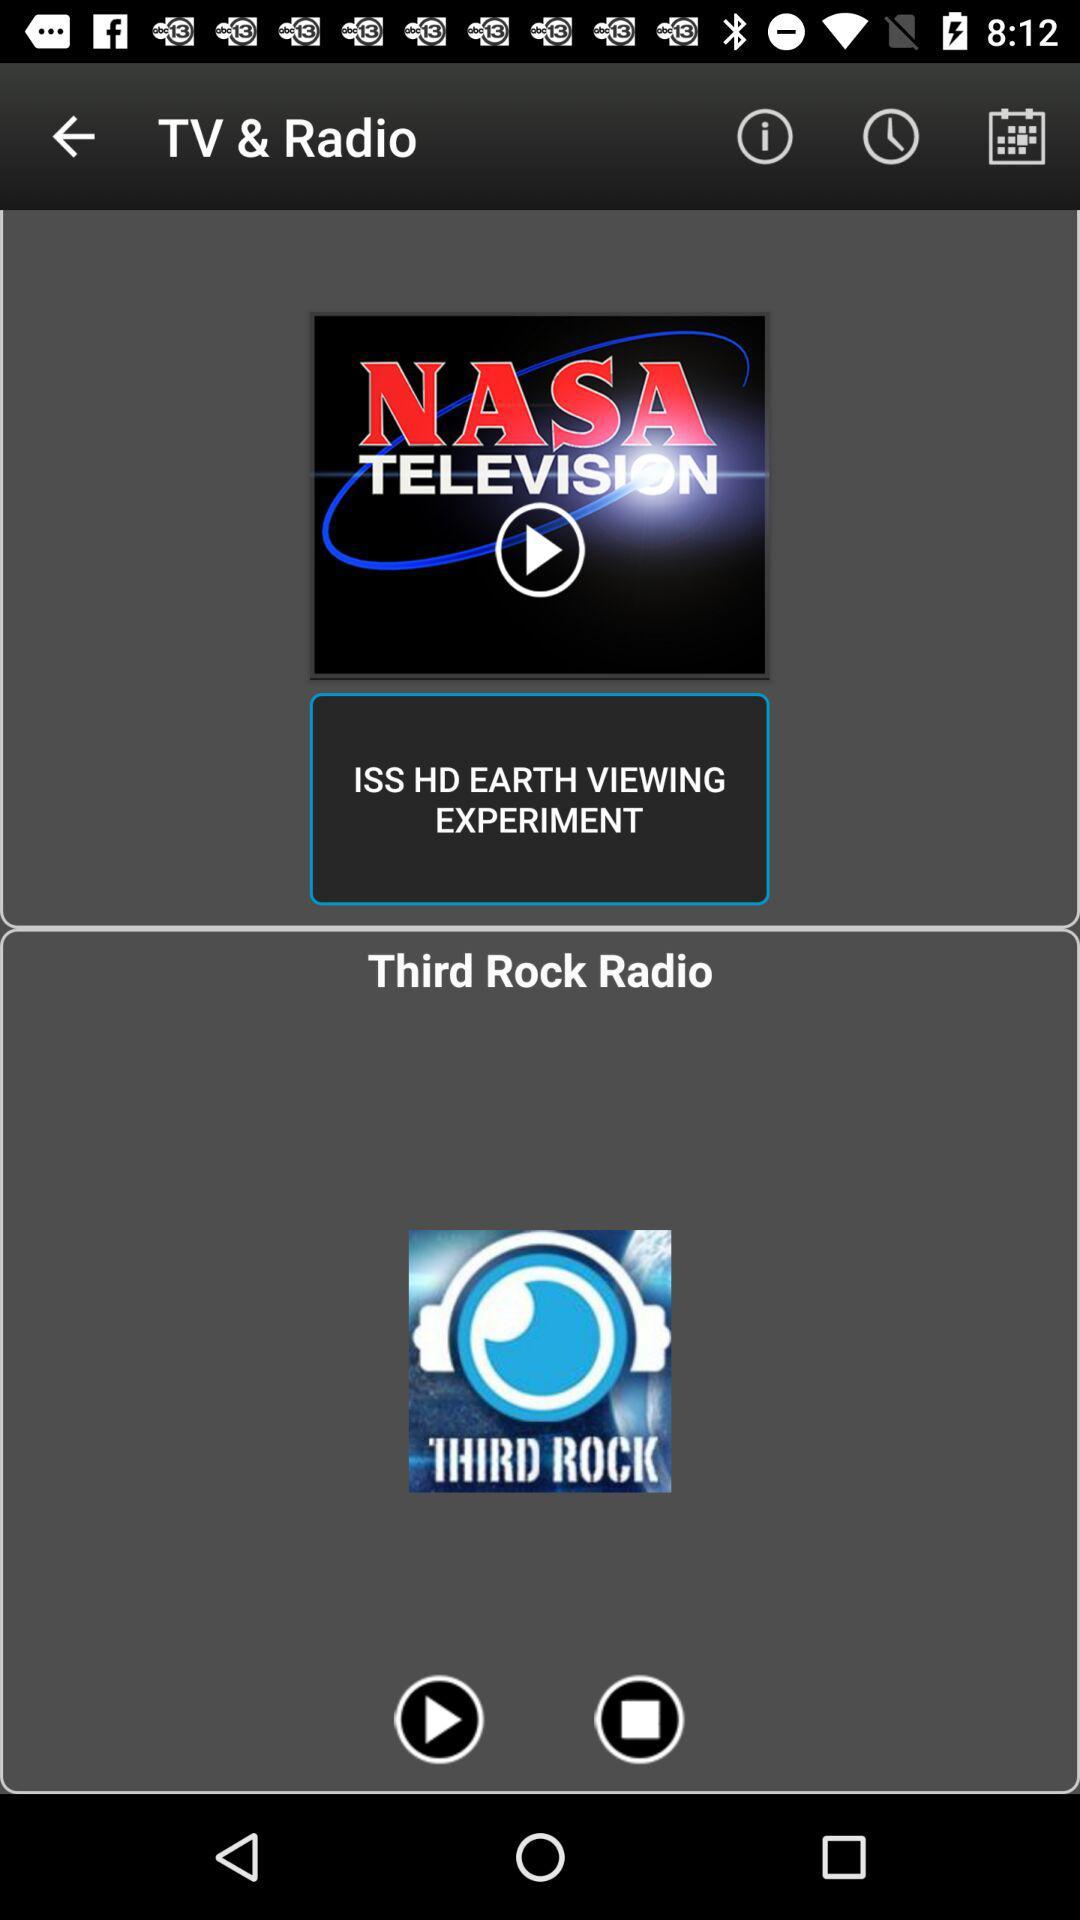 Image resolution: width=1080 pixels, height=1920 pixels. What do you see at coordinates (438, 1718) in the screenshot?
I see `the play icon` at bounding box center [438, 1718].